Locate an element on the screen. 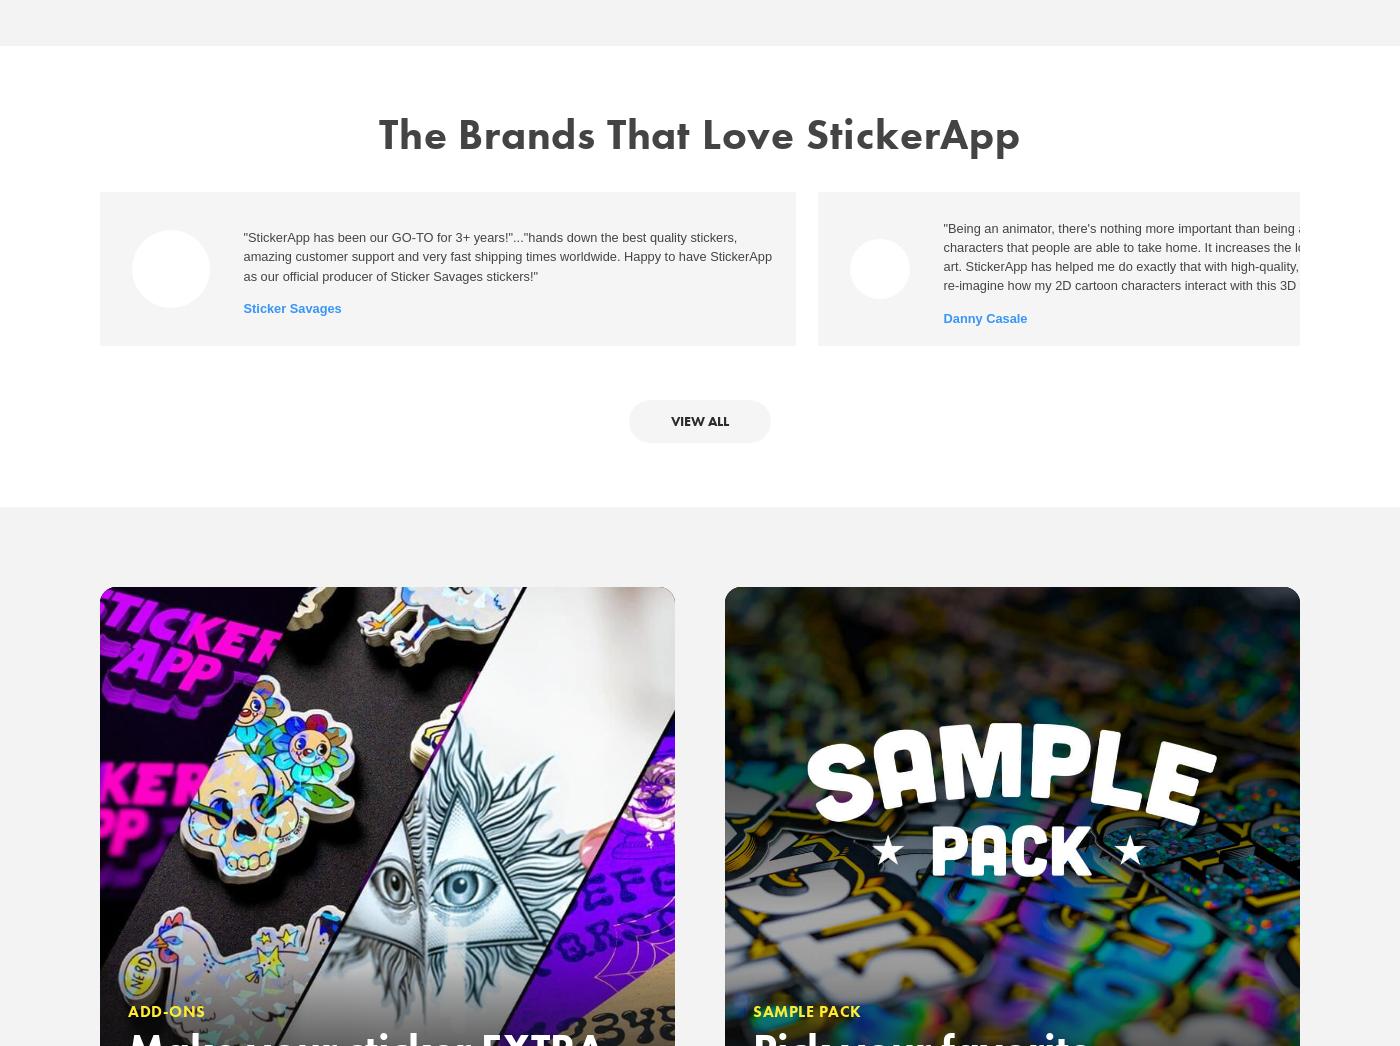 Image resolution: width=1400 pixels, height=1046 pixels. 'About us' is located at coordinates (424, 150).